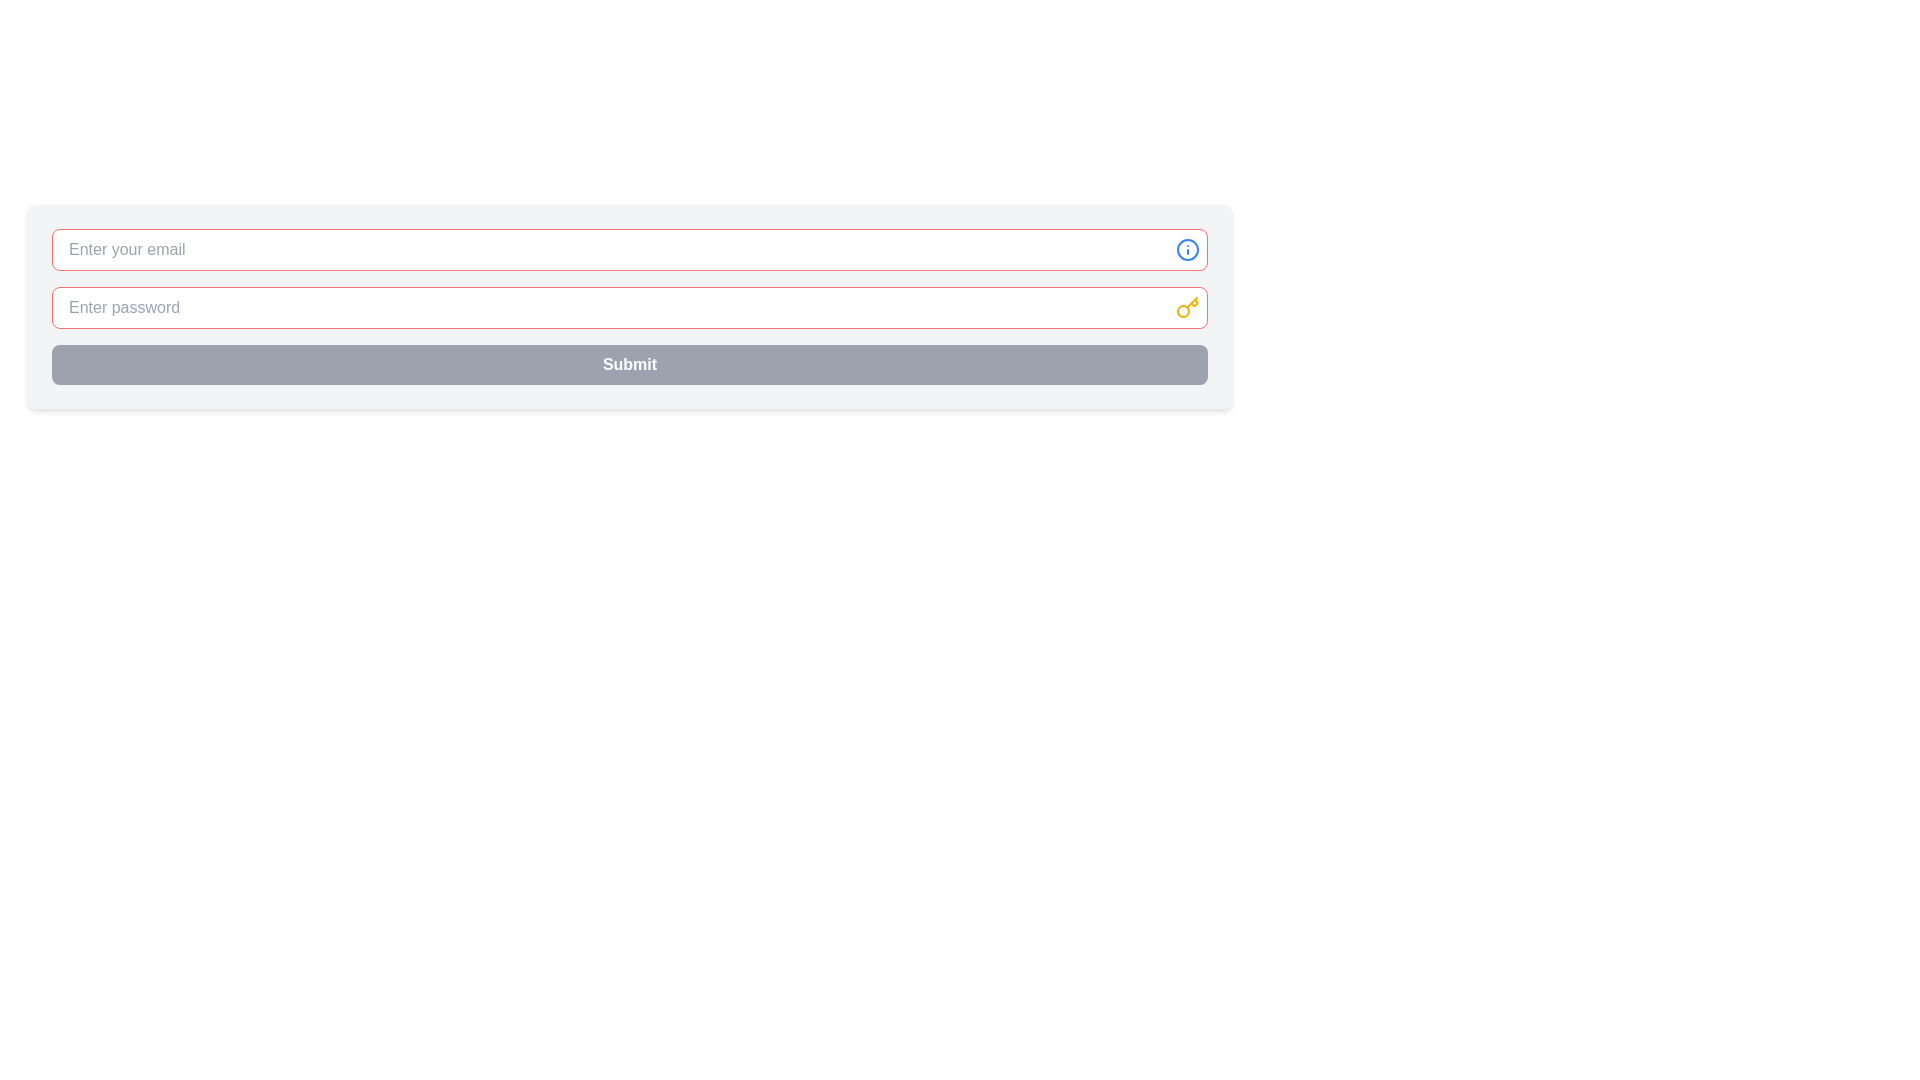 Image resolution: width=1920 pixels, height=1080 pixels. I want to click on the circular SVG icon with a blue outline located on the right side of the 'Enter your email' input field for interaction, so click(1188, 249).